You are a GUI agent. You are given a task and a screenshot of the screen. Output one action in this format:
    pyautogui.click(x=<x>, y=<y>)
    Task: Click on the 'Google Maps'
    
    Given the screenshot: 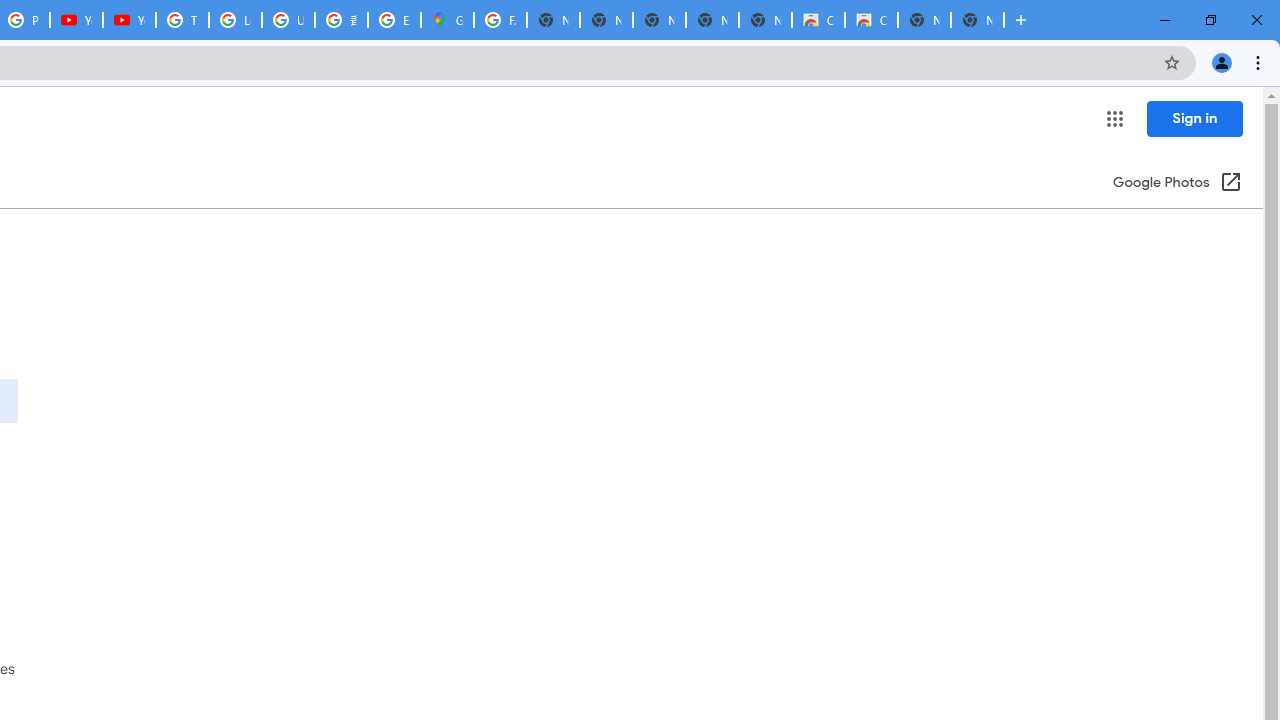 What is the action you would take?
    pyautogui.click(x=446, y=20)
    